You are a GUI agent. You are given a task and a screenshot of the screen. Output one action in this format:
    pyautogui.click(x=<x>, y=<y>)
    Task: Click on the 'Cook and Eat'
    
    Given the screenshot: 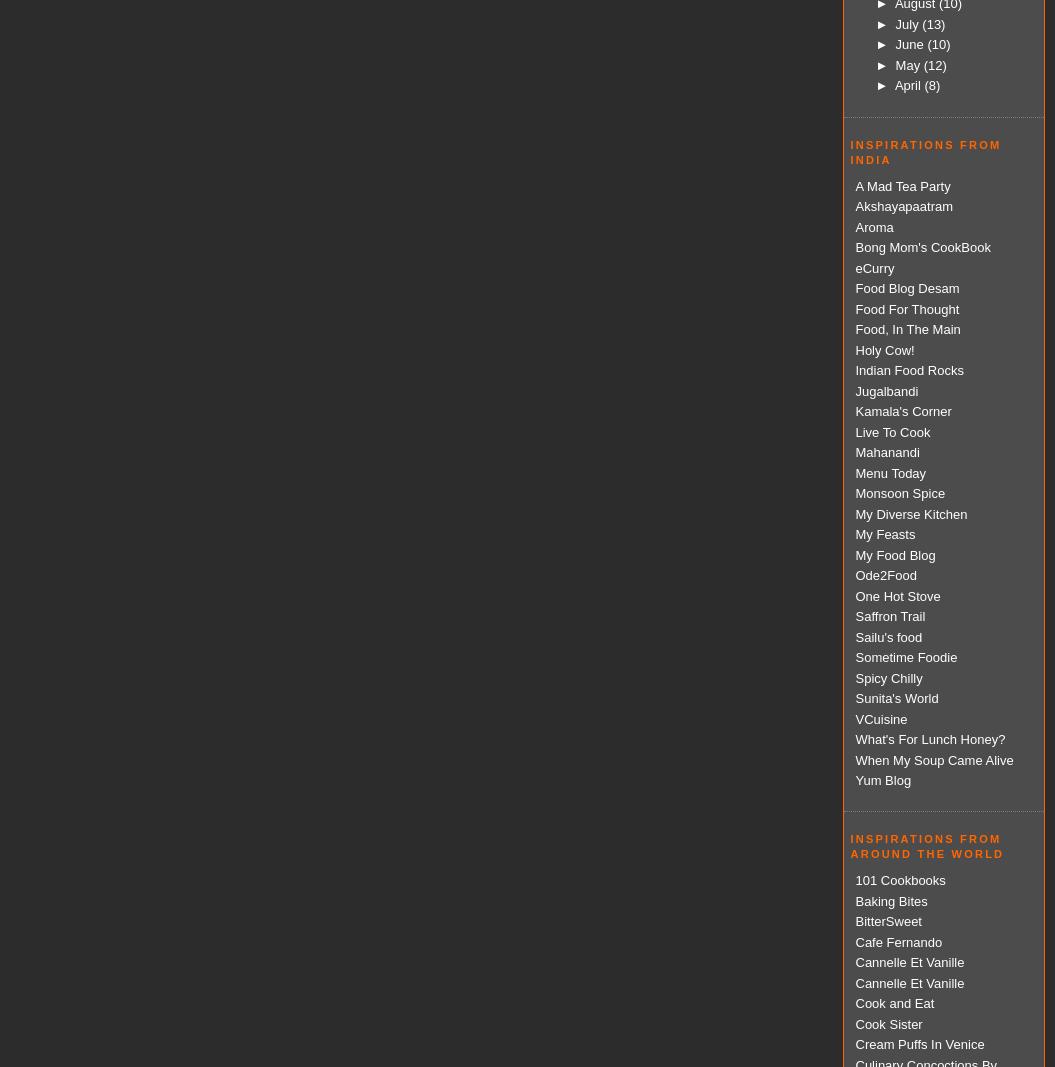 What is the action you would take?
    pyautogui.click(x=893, y=1003)
    